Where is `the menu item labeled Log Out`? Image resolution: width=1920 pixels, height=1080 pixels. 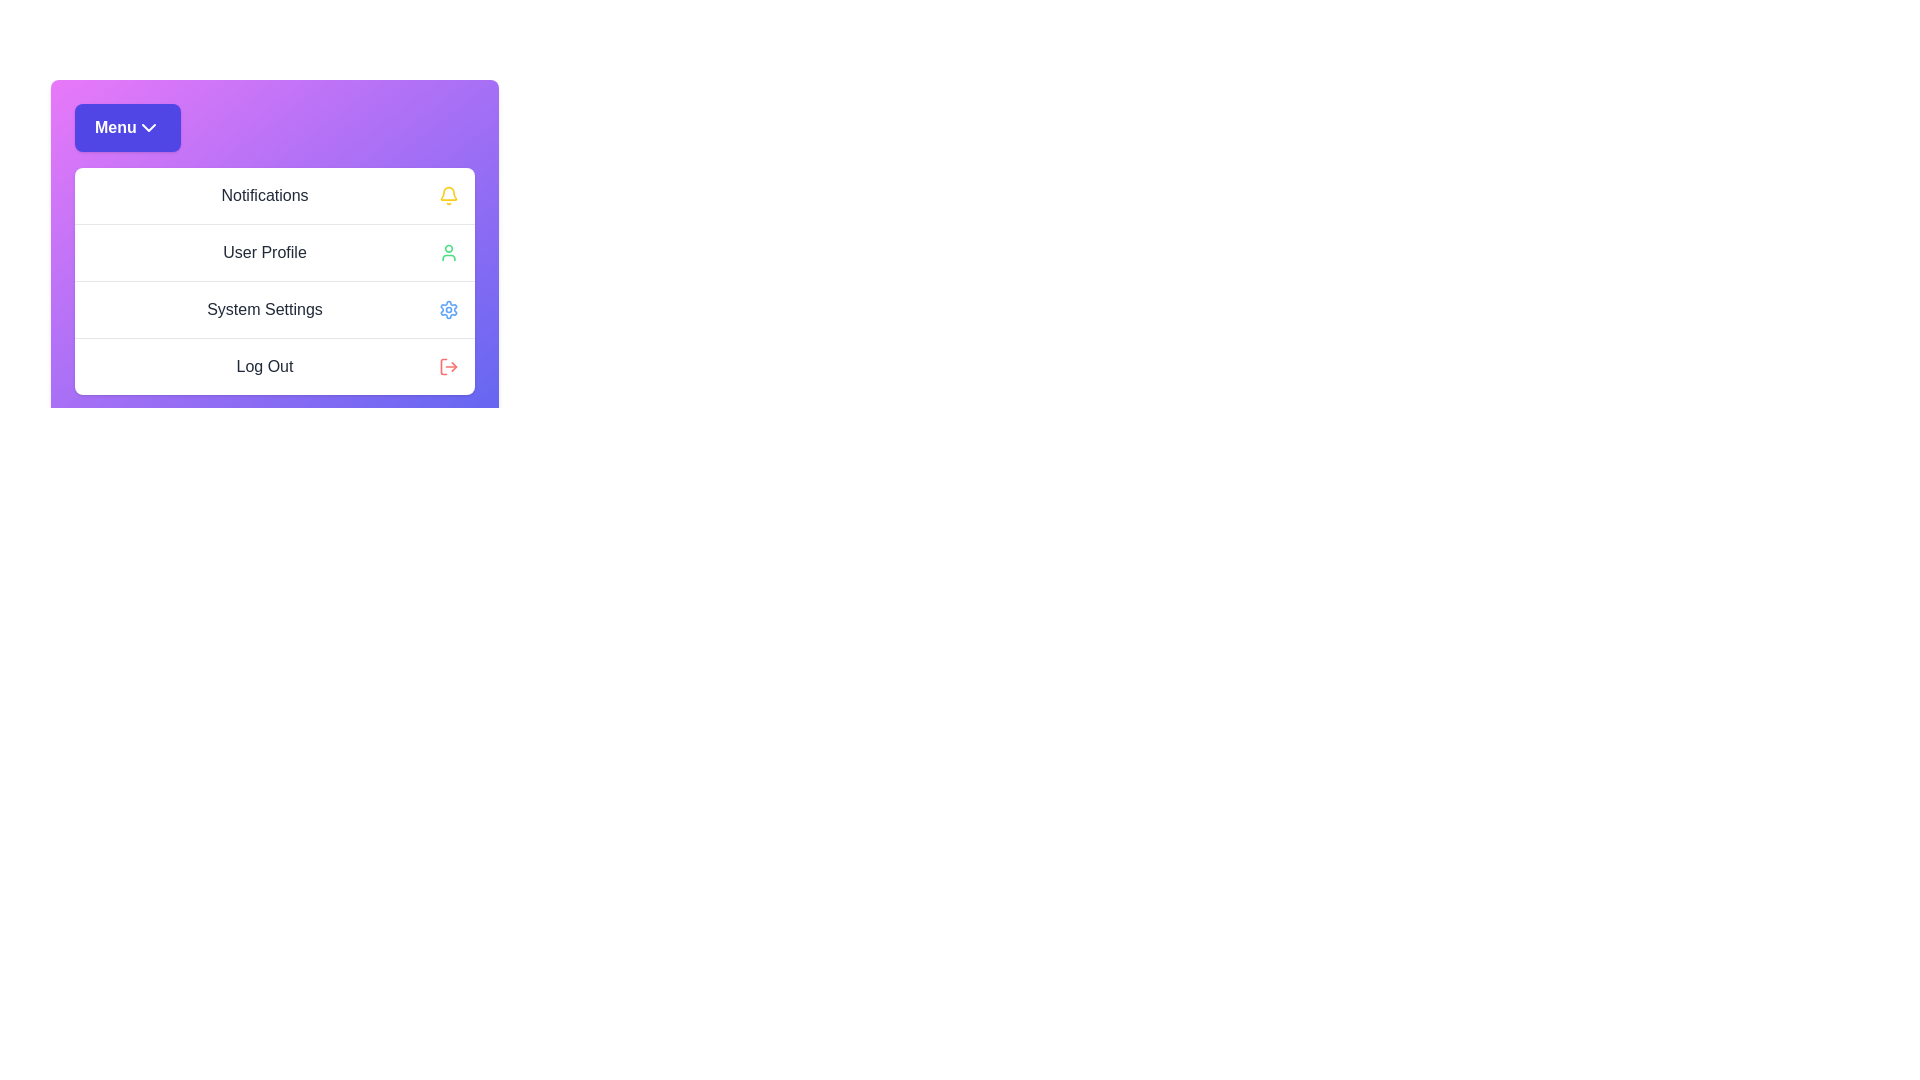
the menu item labeled Log Out is located at coordinates (273, 366).